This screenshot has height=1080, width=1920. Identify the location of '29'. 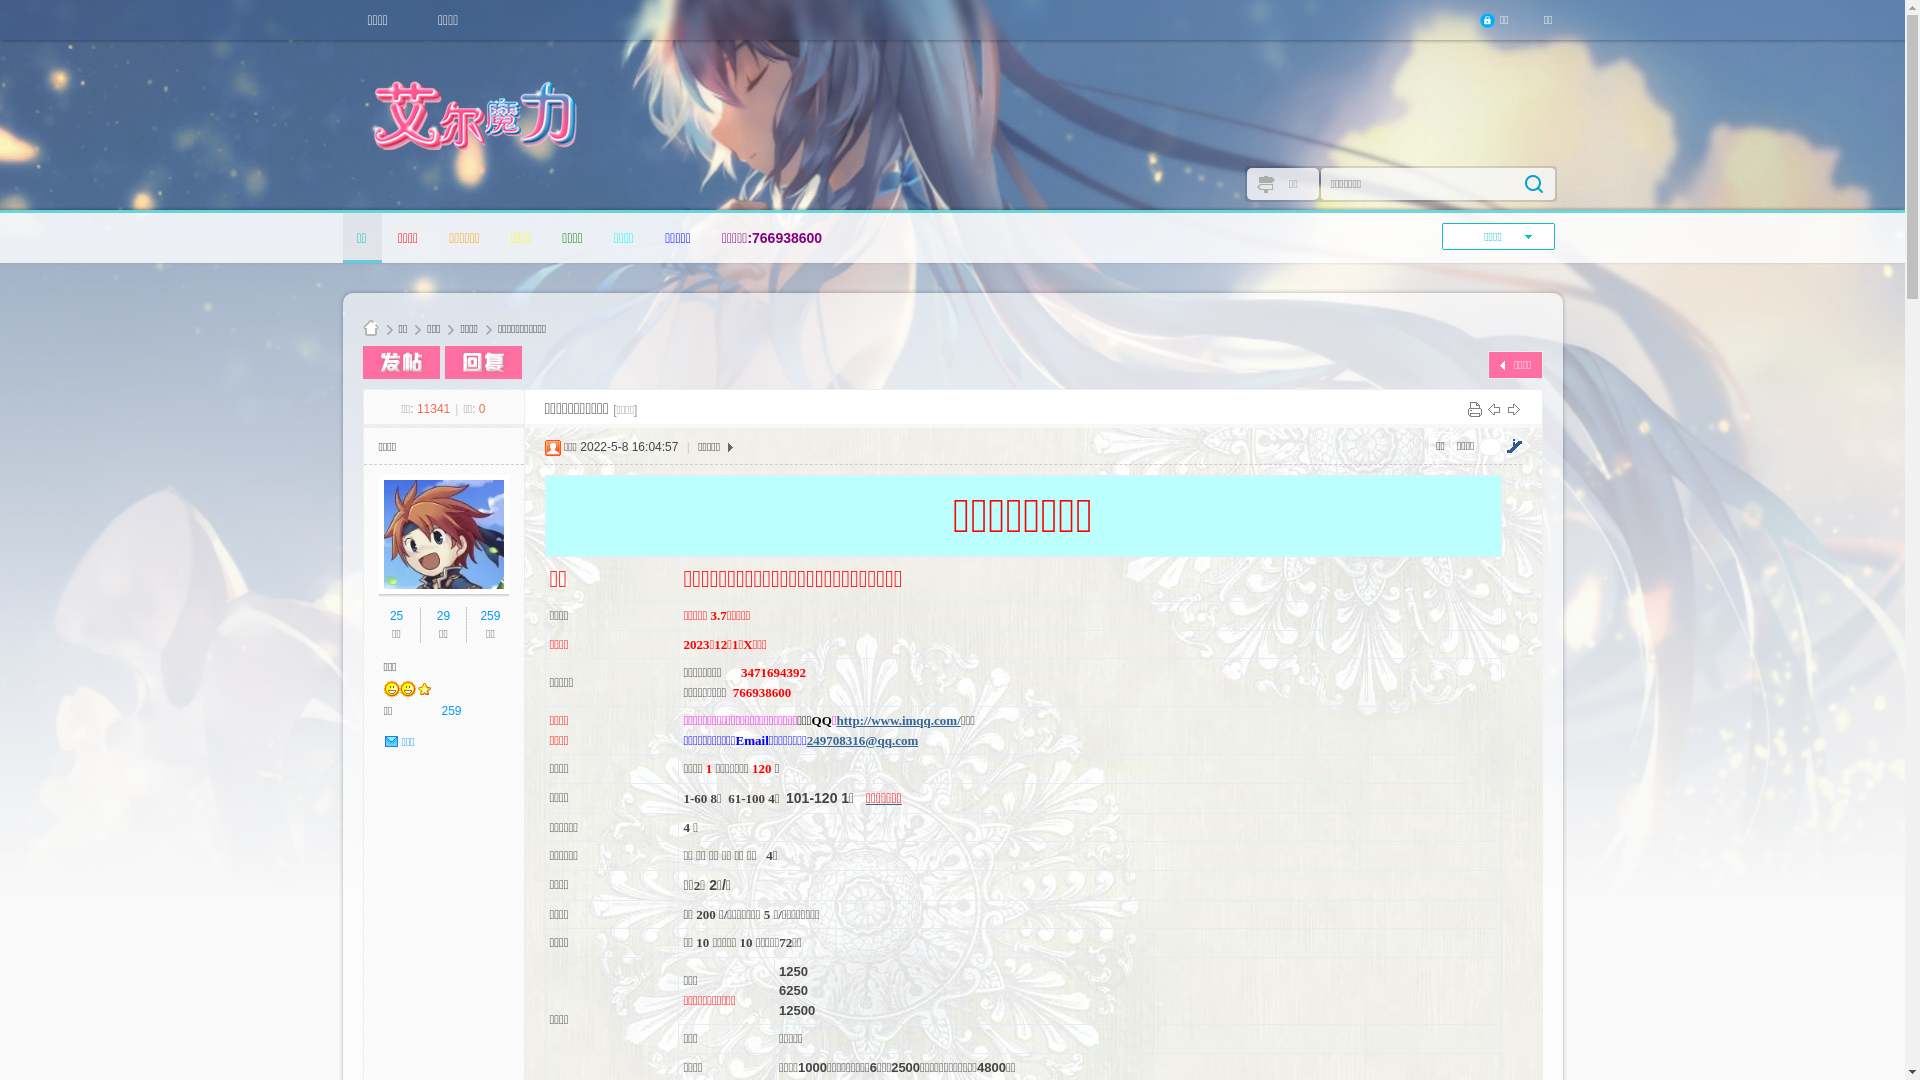
(442, 615).